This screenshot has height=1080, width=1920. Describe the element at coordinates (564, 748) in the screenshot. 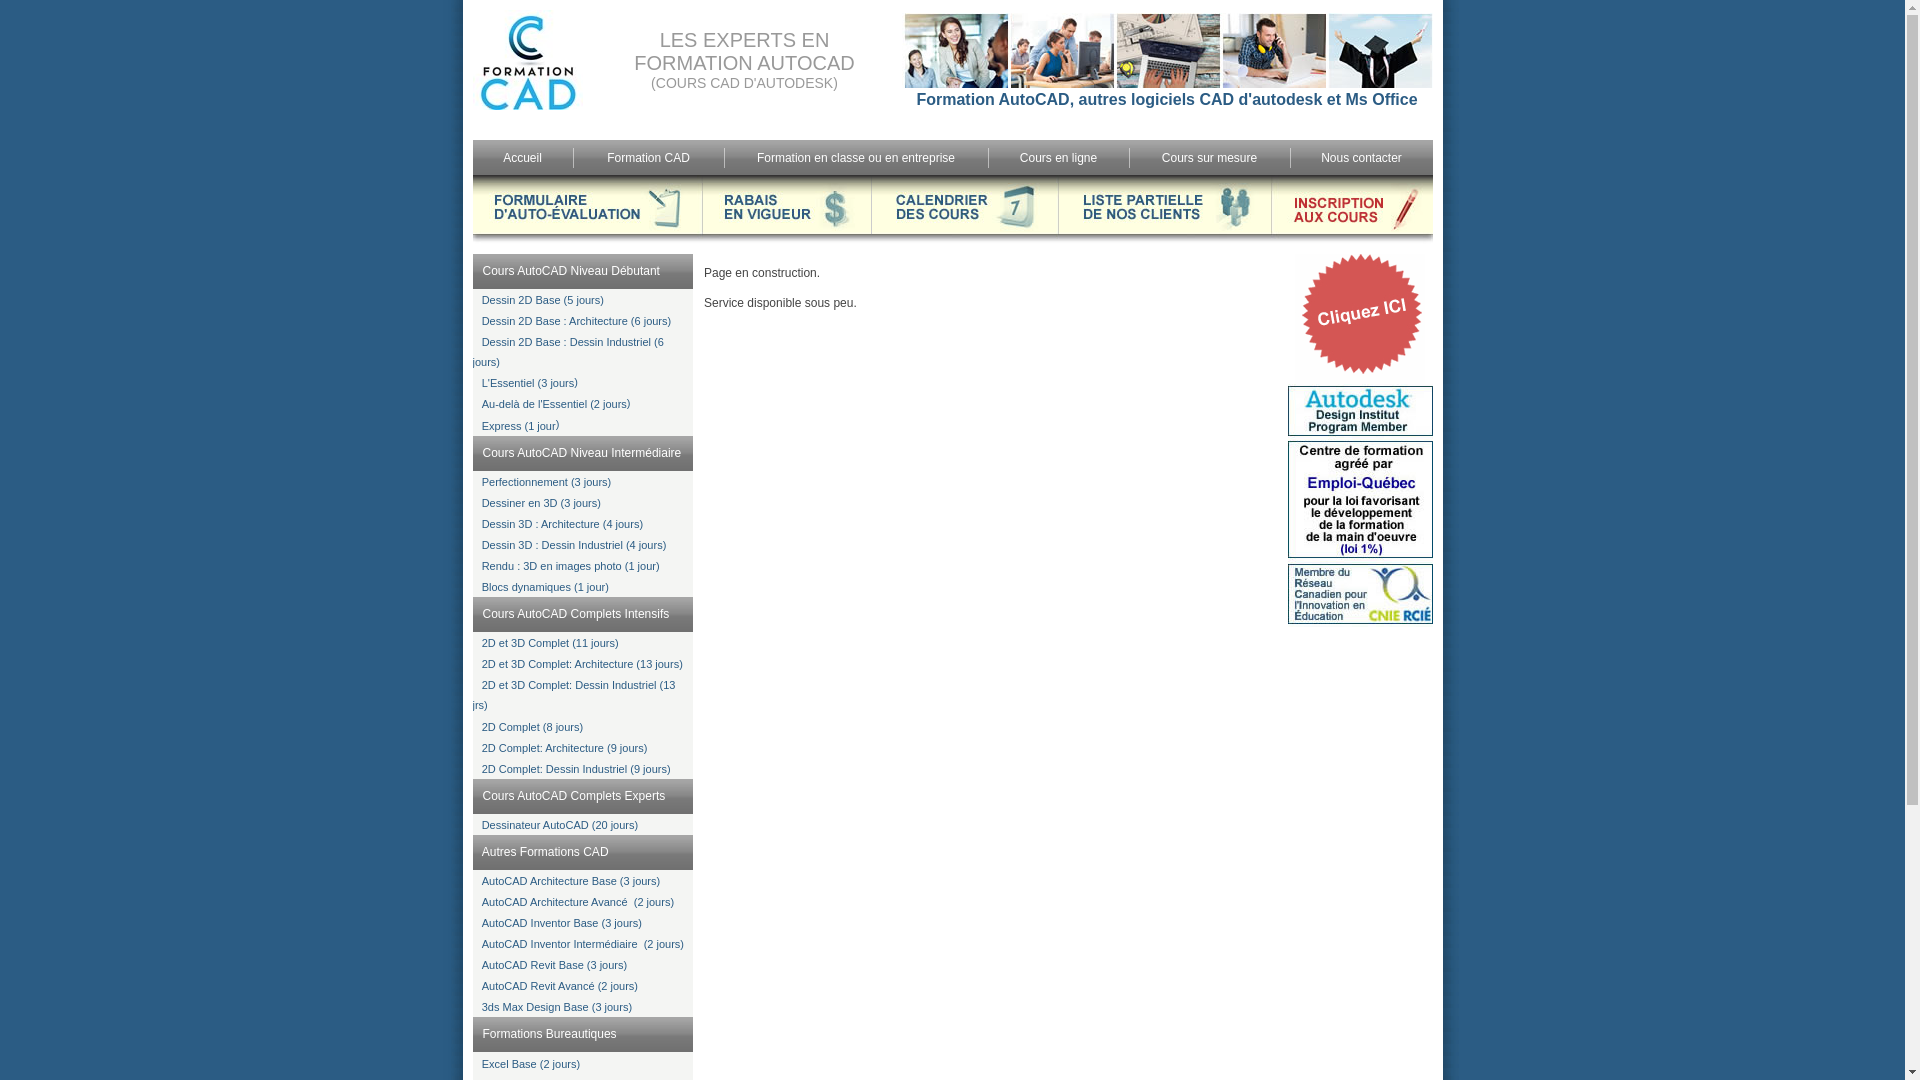

I see `'2D Complet: Architecture (9 jours)'` at that location.